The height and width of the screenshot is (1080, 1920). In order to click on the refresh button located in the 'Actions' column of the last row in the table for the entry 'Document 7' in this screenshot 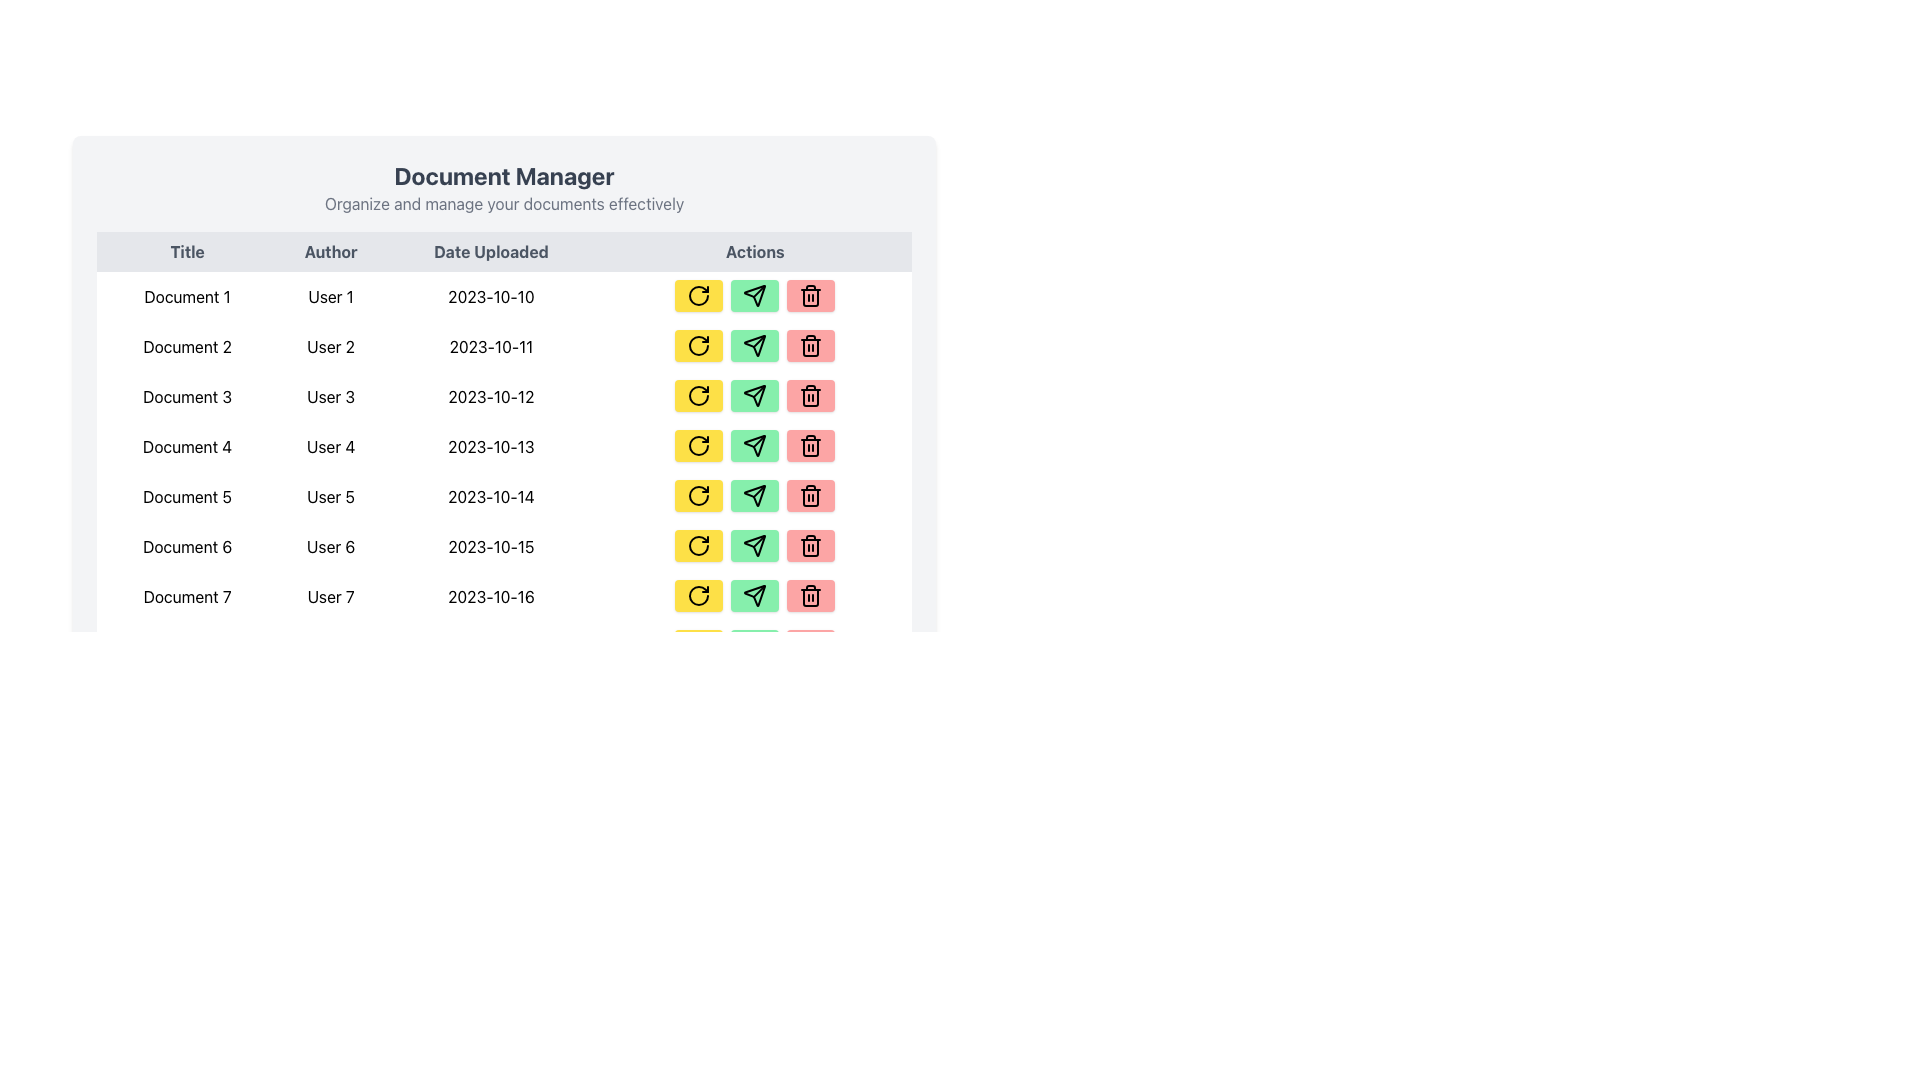, I will do `click(699, 595)`.